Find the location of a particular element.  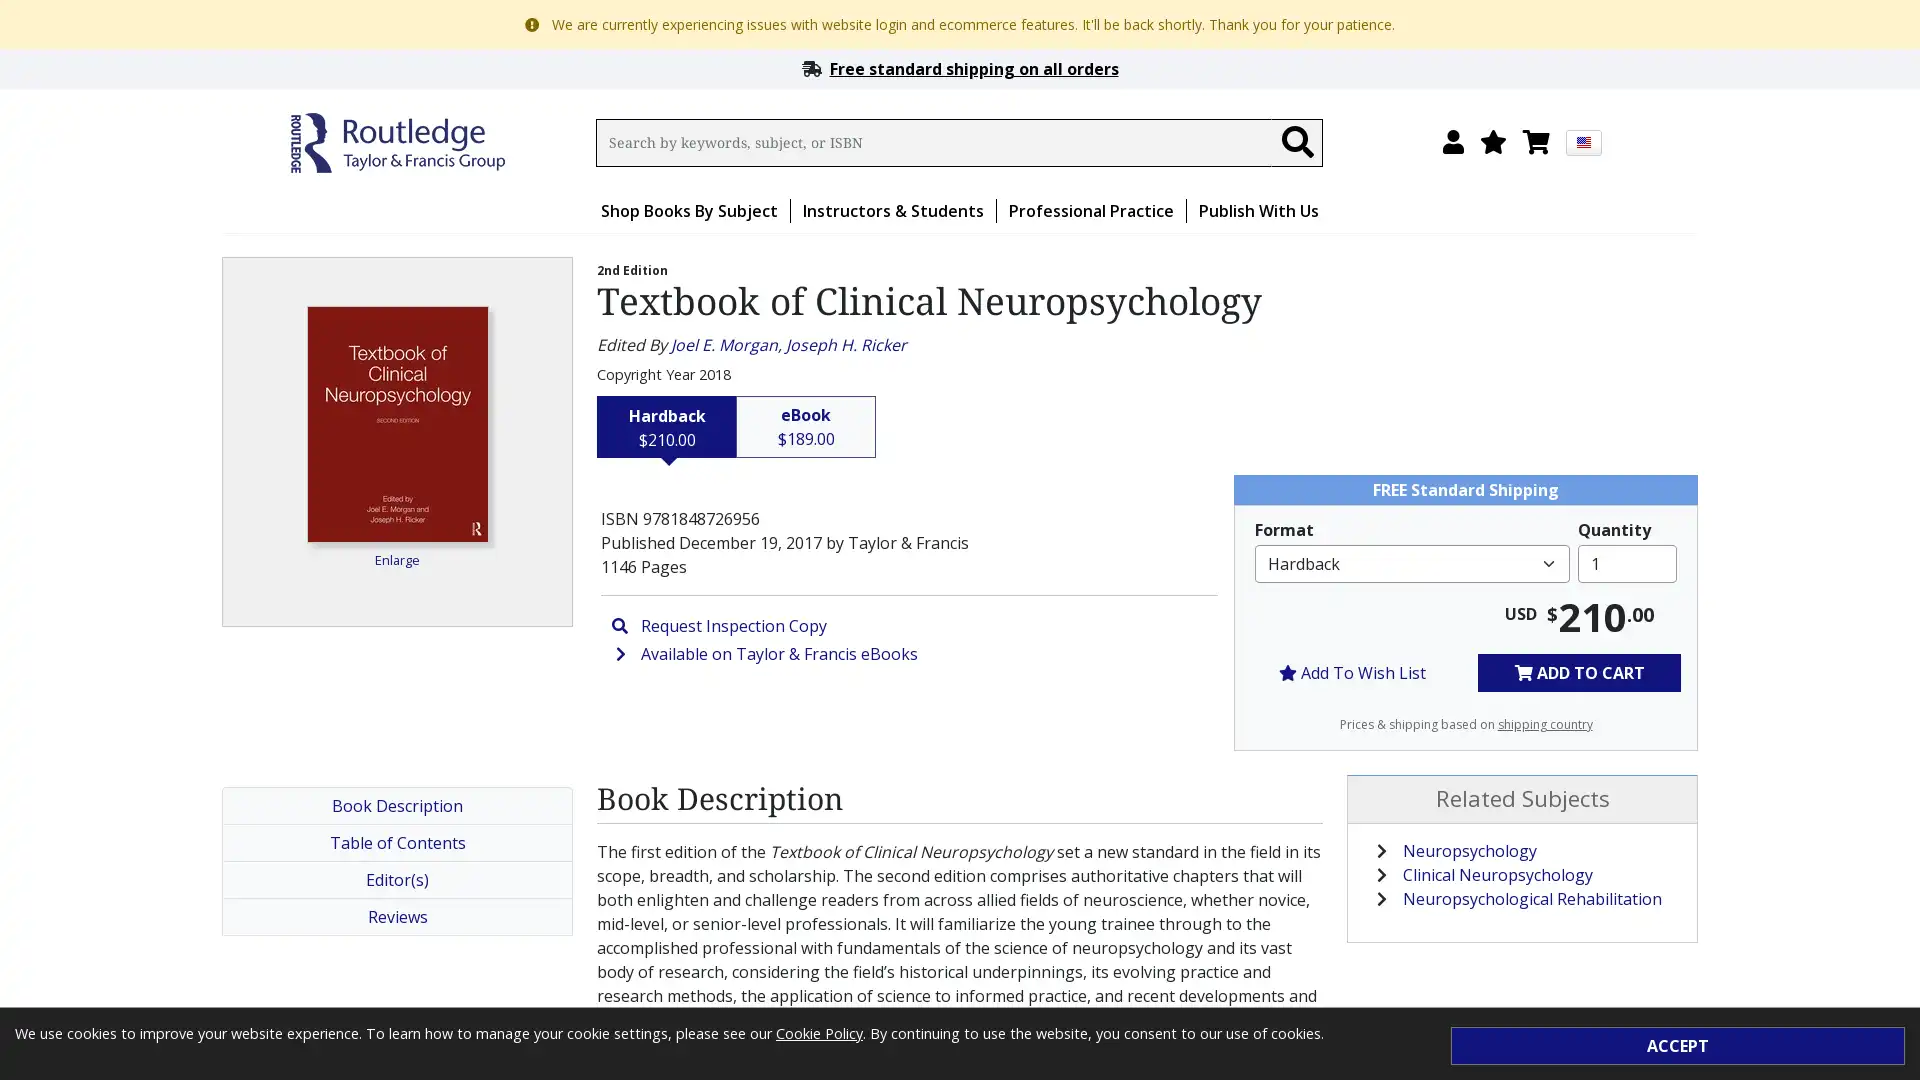

Hardback $210.00 is located at coordinates (667, 426).